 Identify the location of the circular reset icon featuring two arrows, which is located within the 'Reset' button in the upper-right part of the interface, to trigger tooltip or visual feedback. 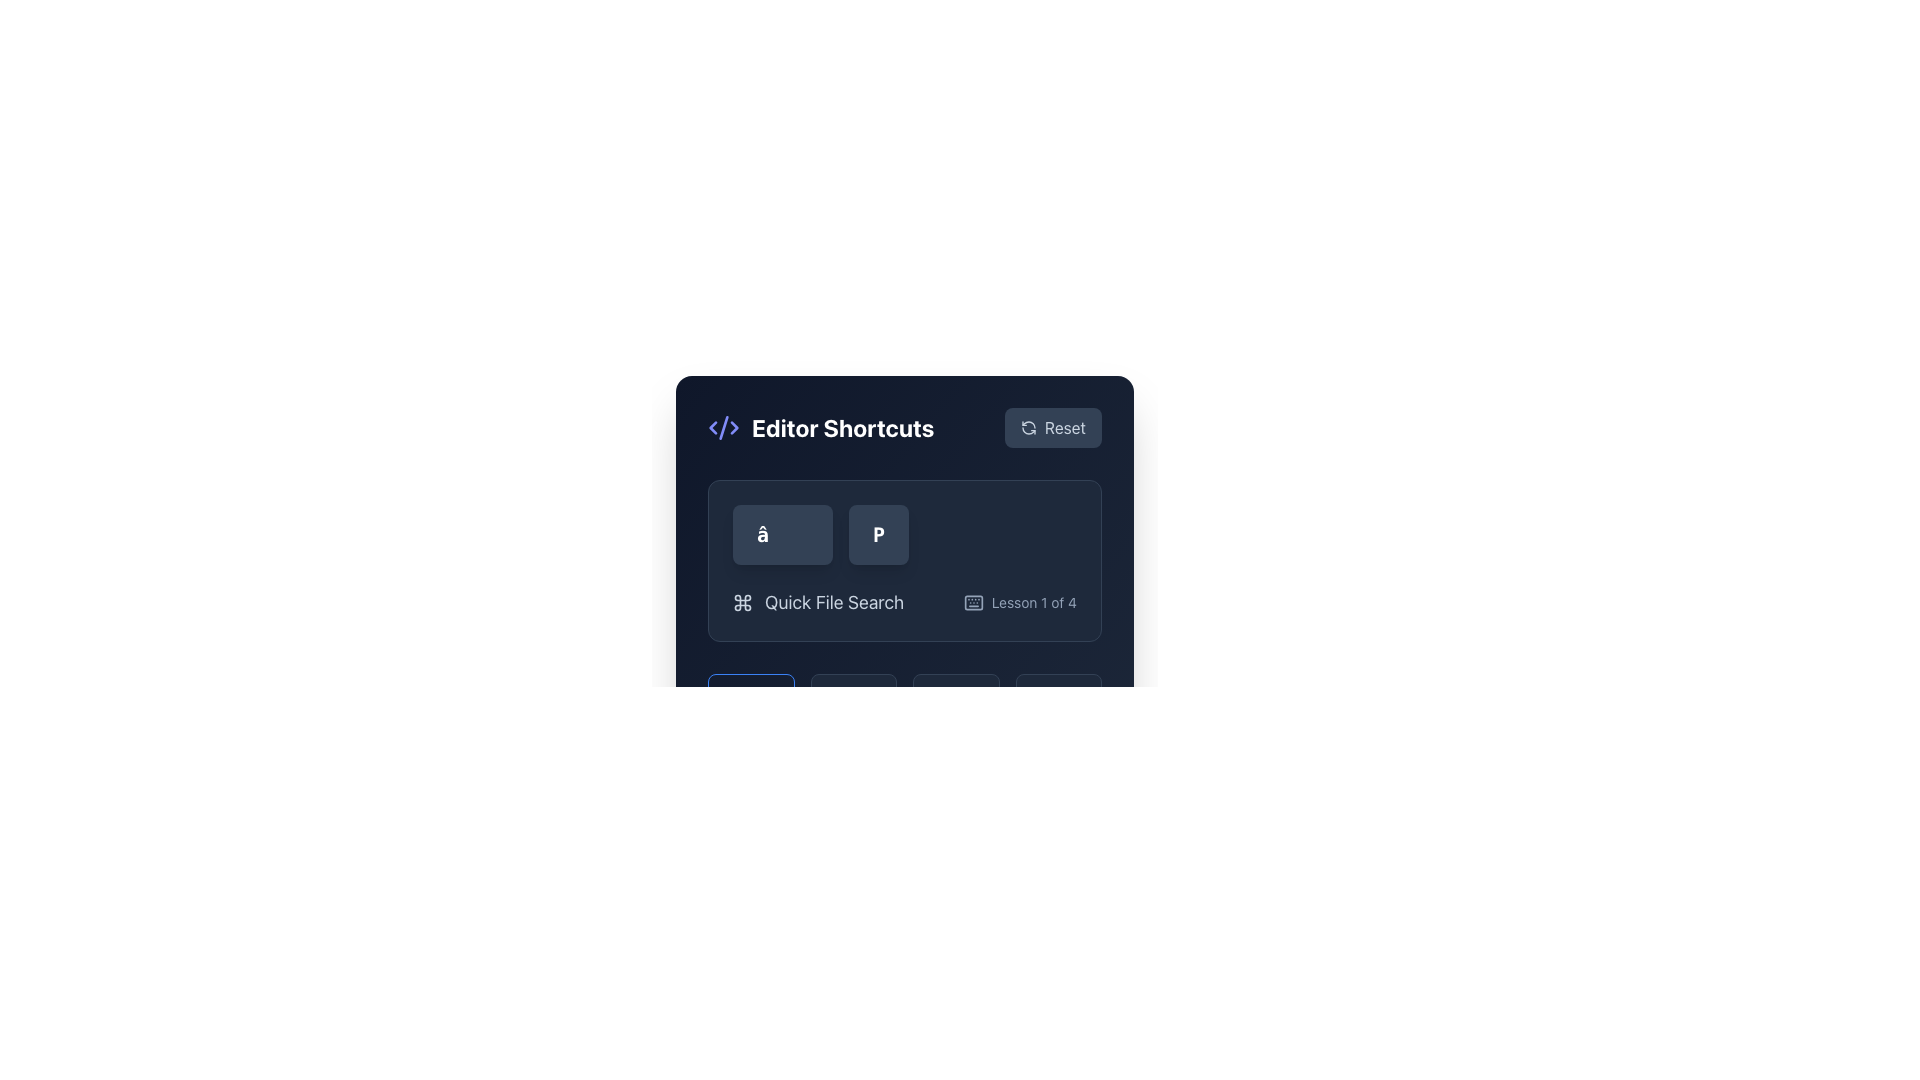
(1028, 427).